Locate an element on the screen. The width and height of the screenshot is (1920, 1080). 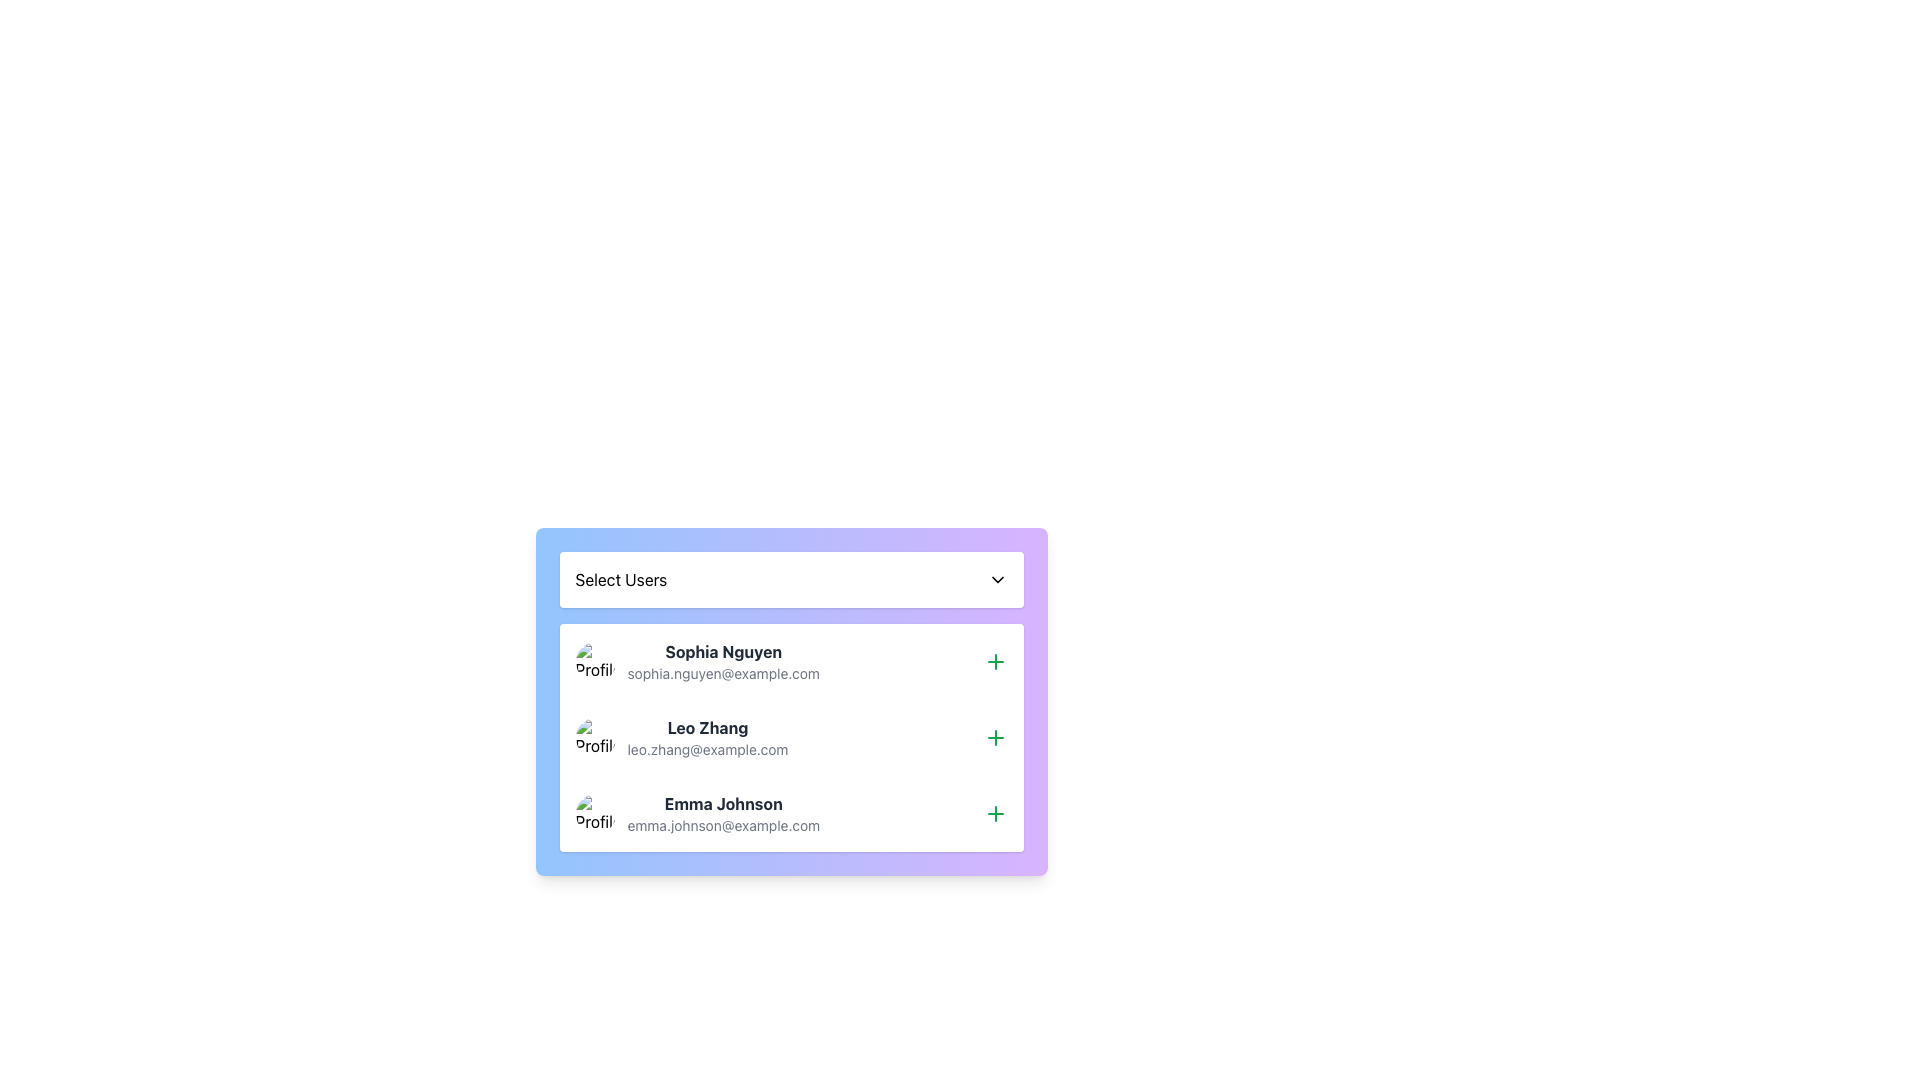
the green '+' button is located at coordinates (995, 813).